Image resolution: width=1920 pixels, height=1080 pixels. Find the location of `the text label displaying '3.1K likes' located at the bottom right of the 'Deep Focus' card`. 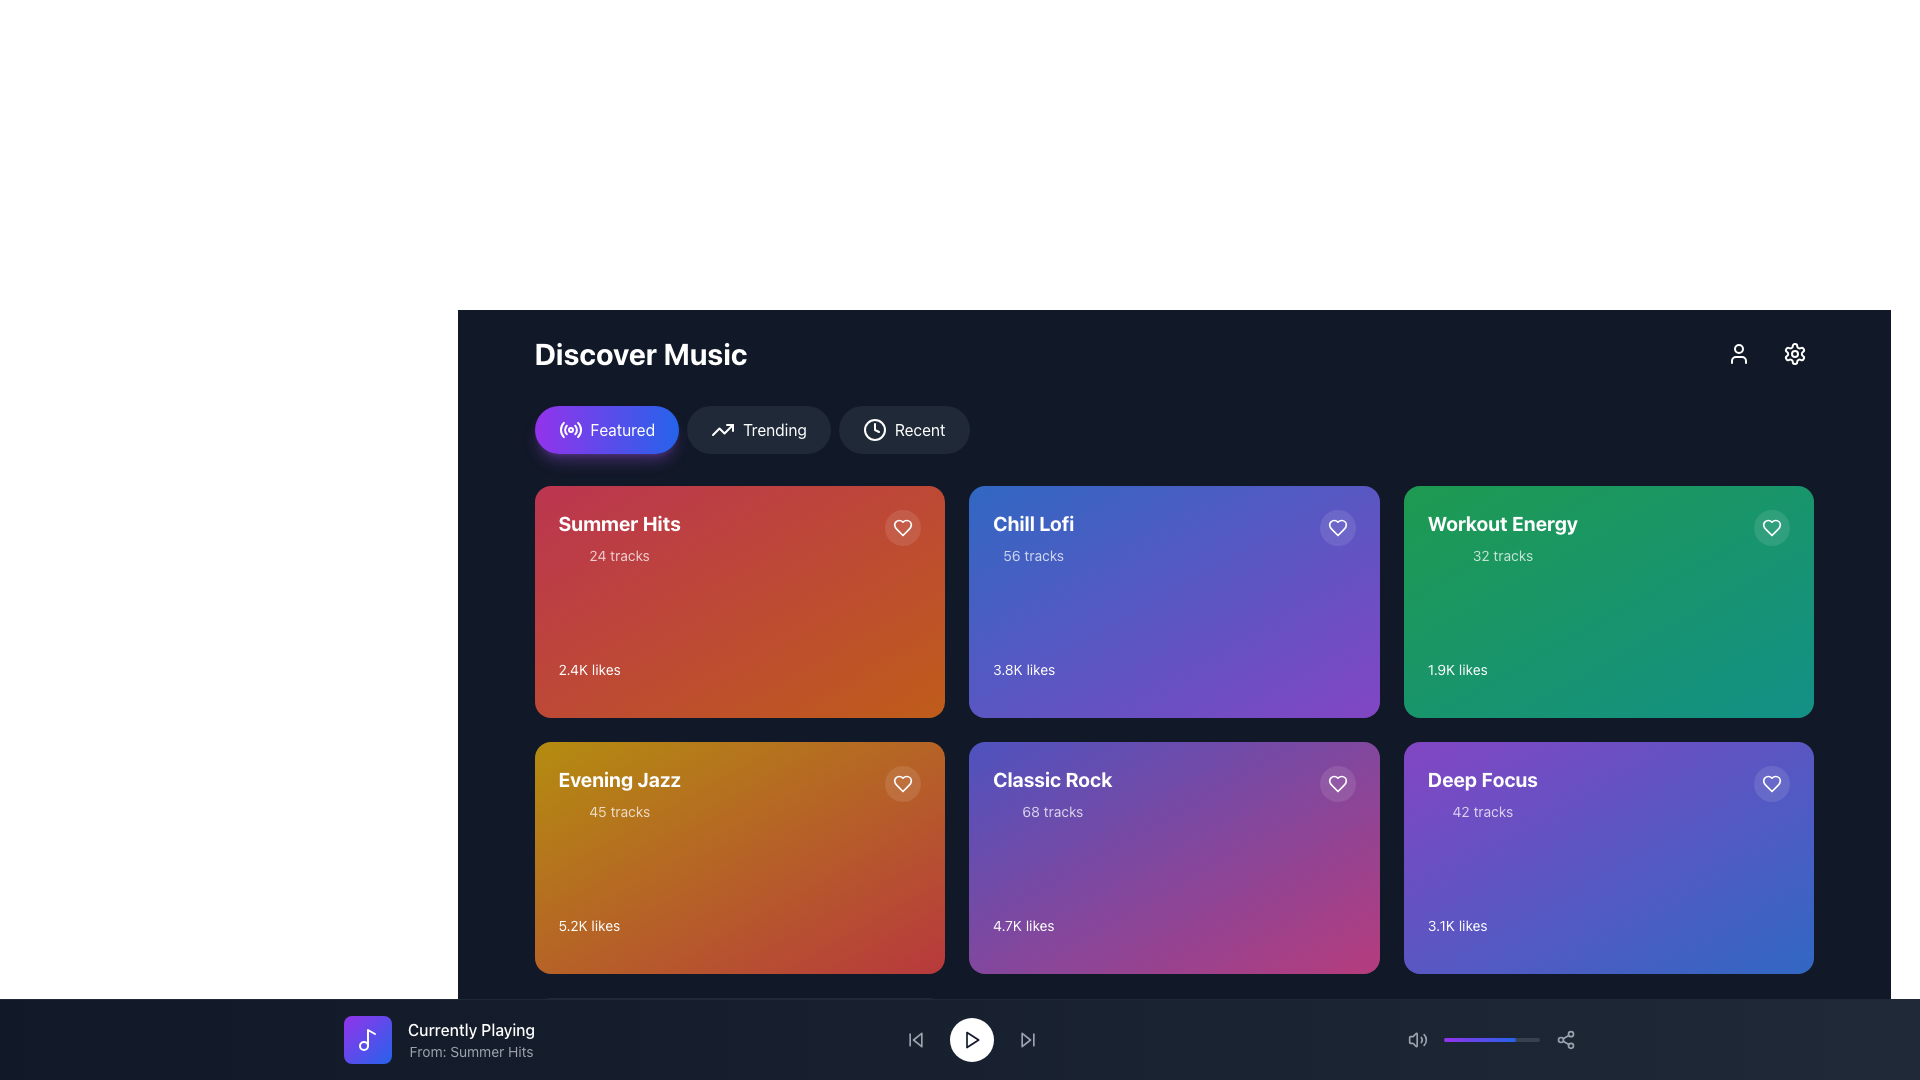

the text label displaying '3.1K likes' located at the bottom right of the 'Deep Focus' card is located at coordinates (1457, 925).